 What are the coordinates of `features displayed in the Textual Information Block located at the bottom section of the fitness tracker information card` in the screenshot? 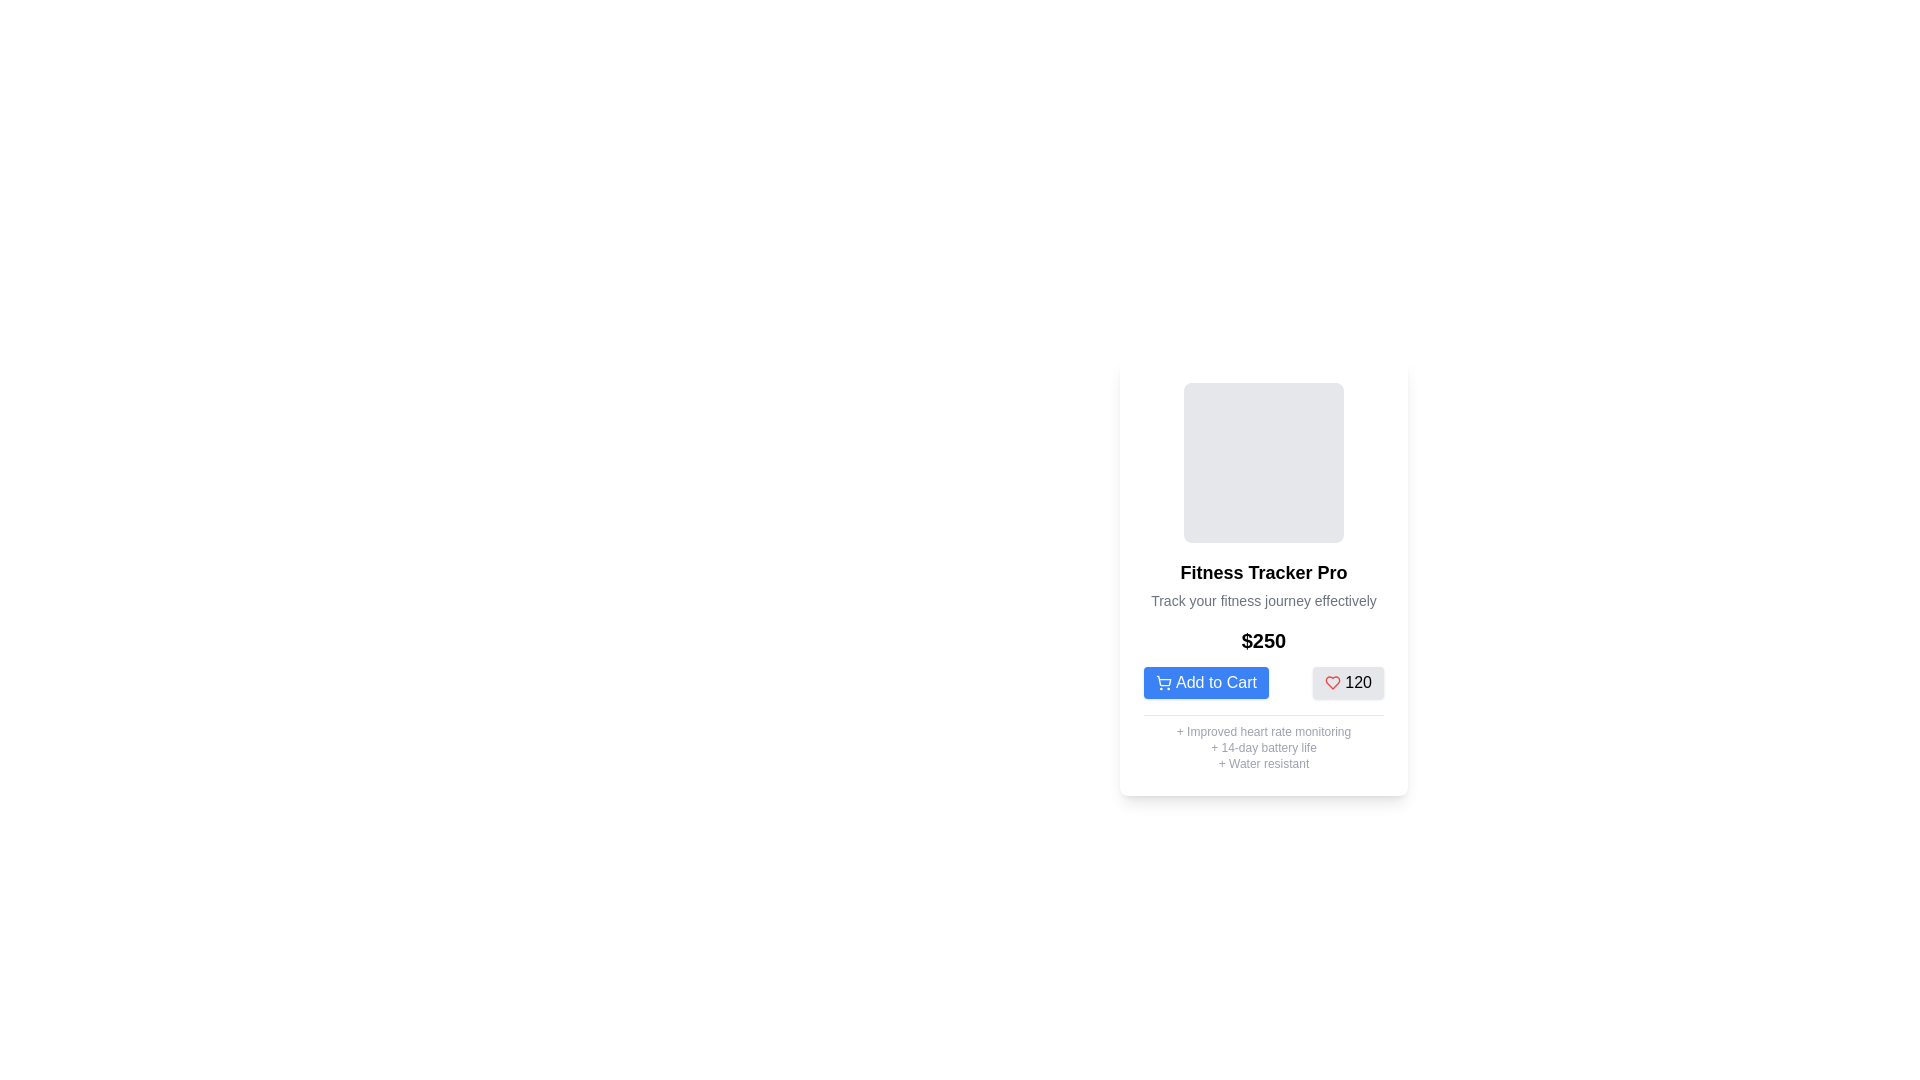 It's located at (1262, 743).